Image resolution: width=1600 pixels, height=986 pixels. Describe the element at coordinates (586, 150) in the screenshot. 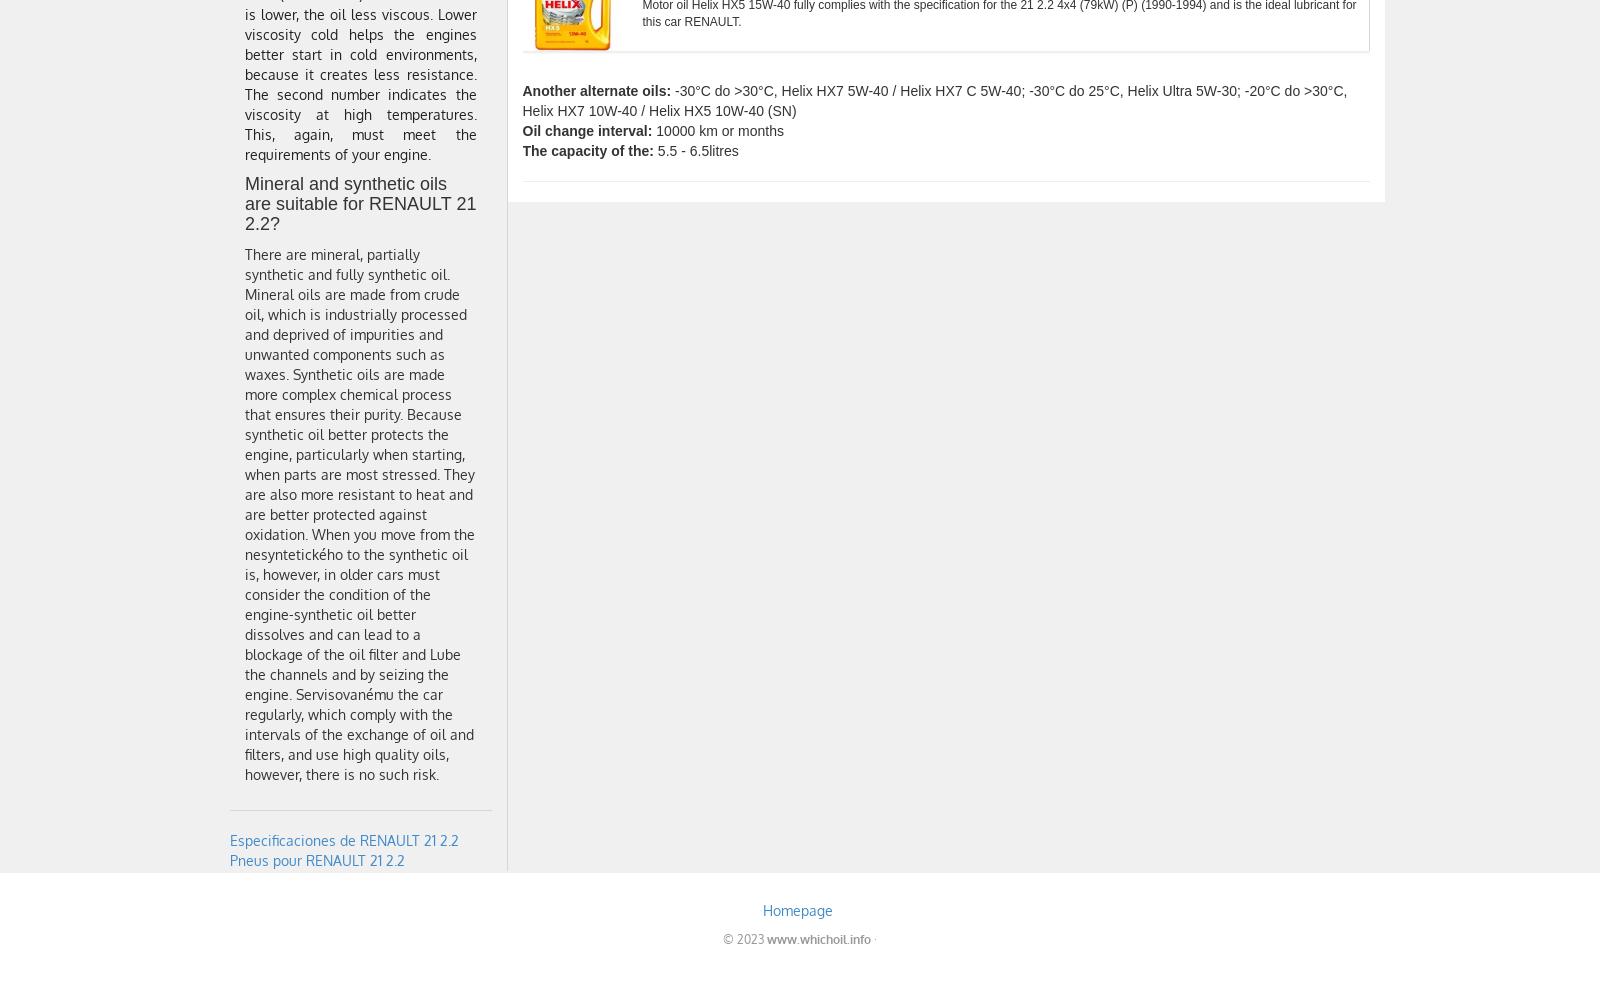

I see `'The capacity of the:'` at that location.